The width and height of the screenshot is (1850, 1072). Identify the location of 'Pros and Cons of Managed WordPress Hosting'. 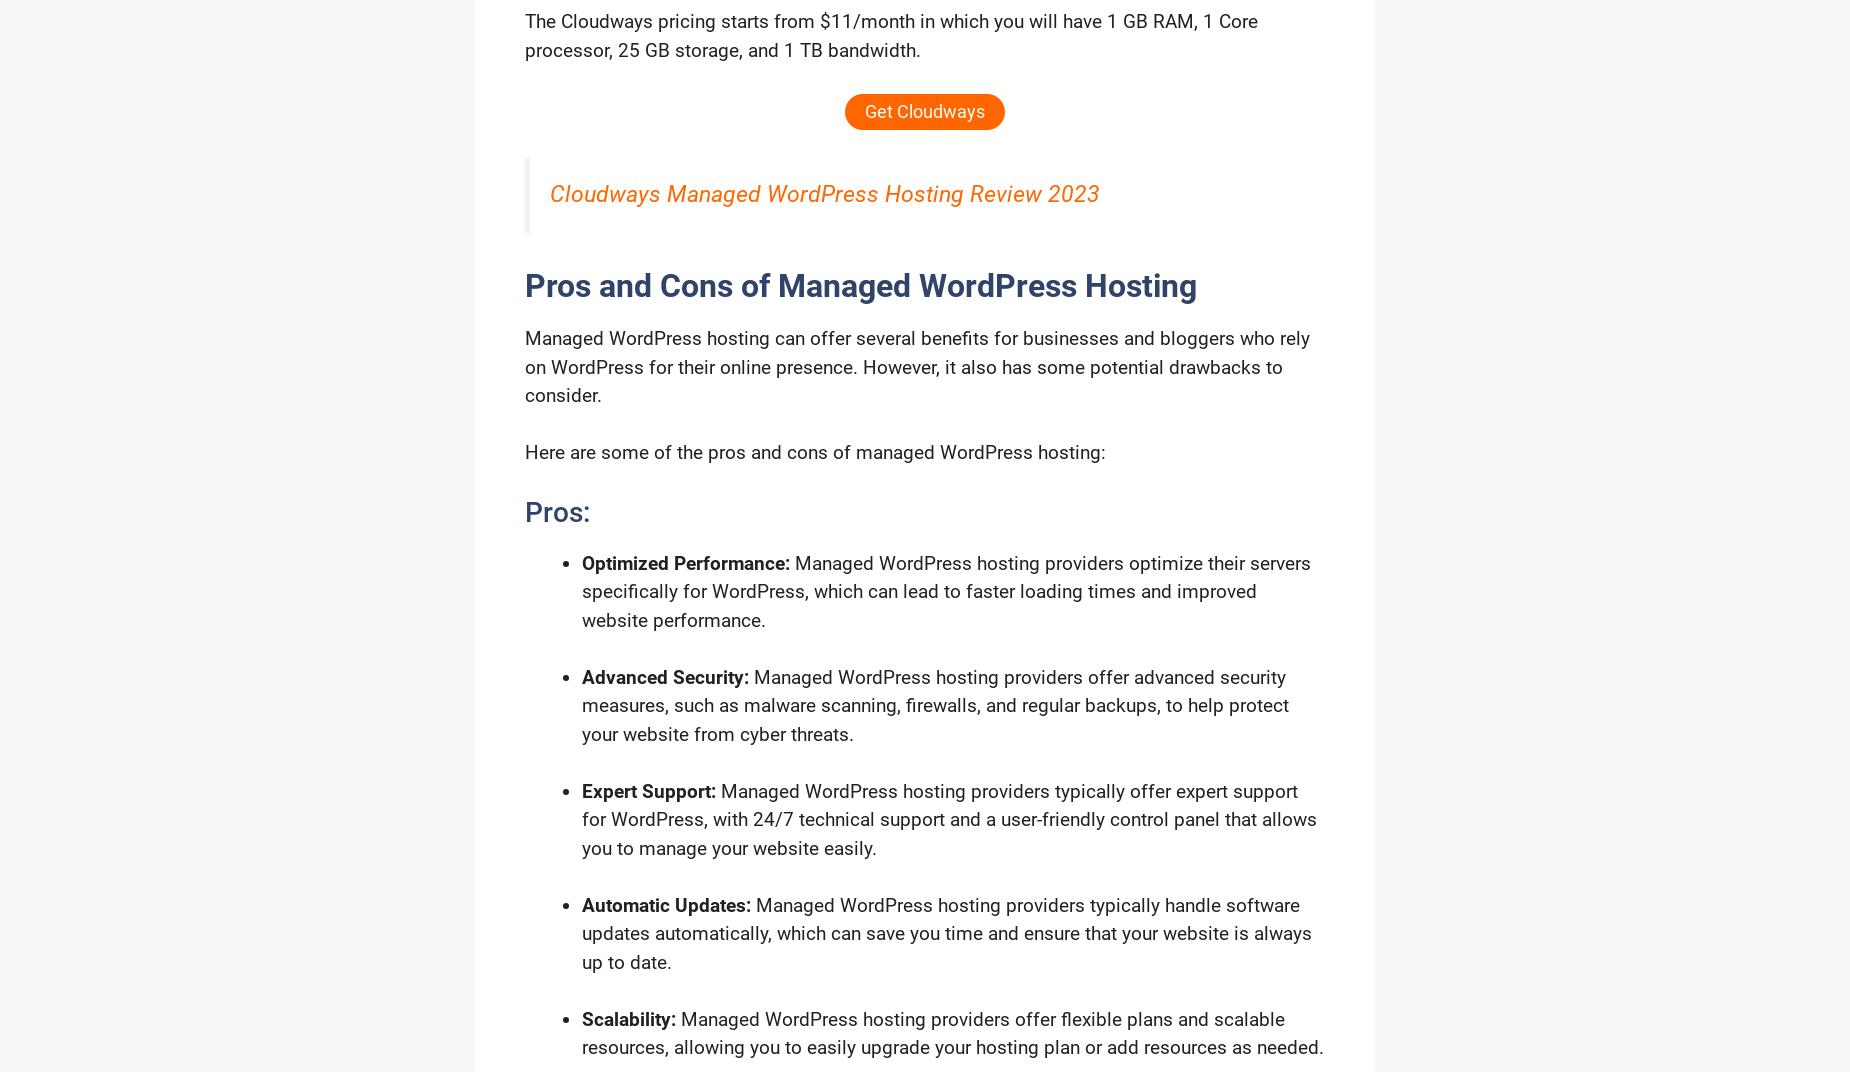
(860, 284).